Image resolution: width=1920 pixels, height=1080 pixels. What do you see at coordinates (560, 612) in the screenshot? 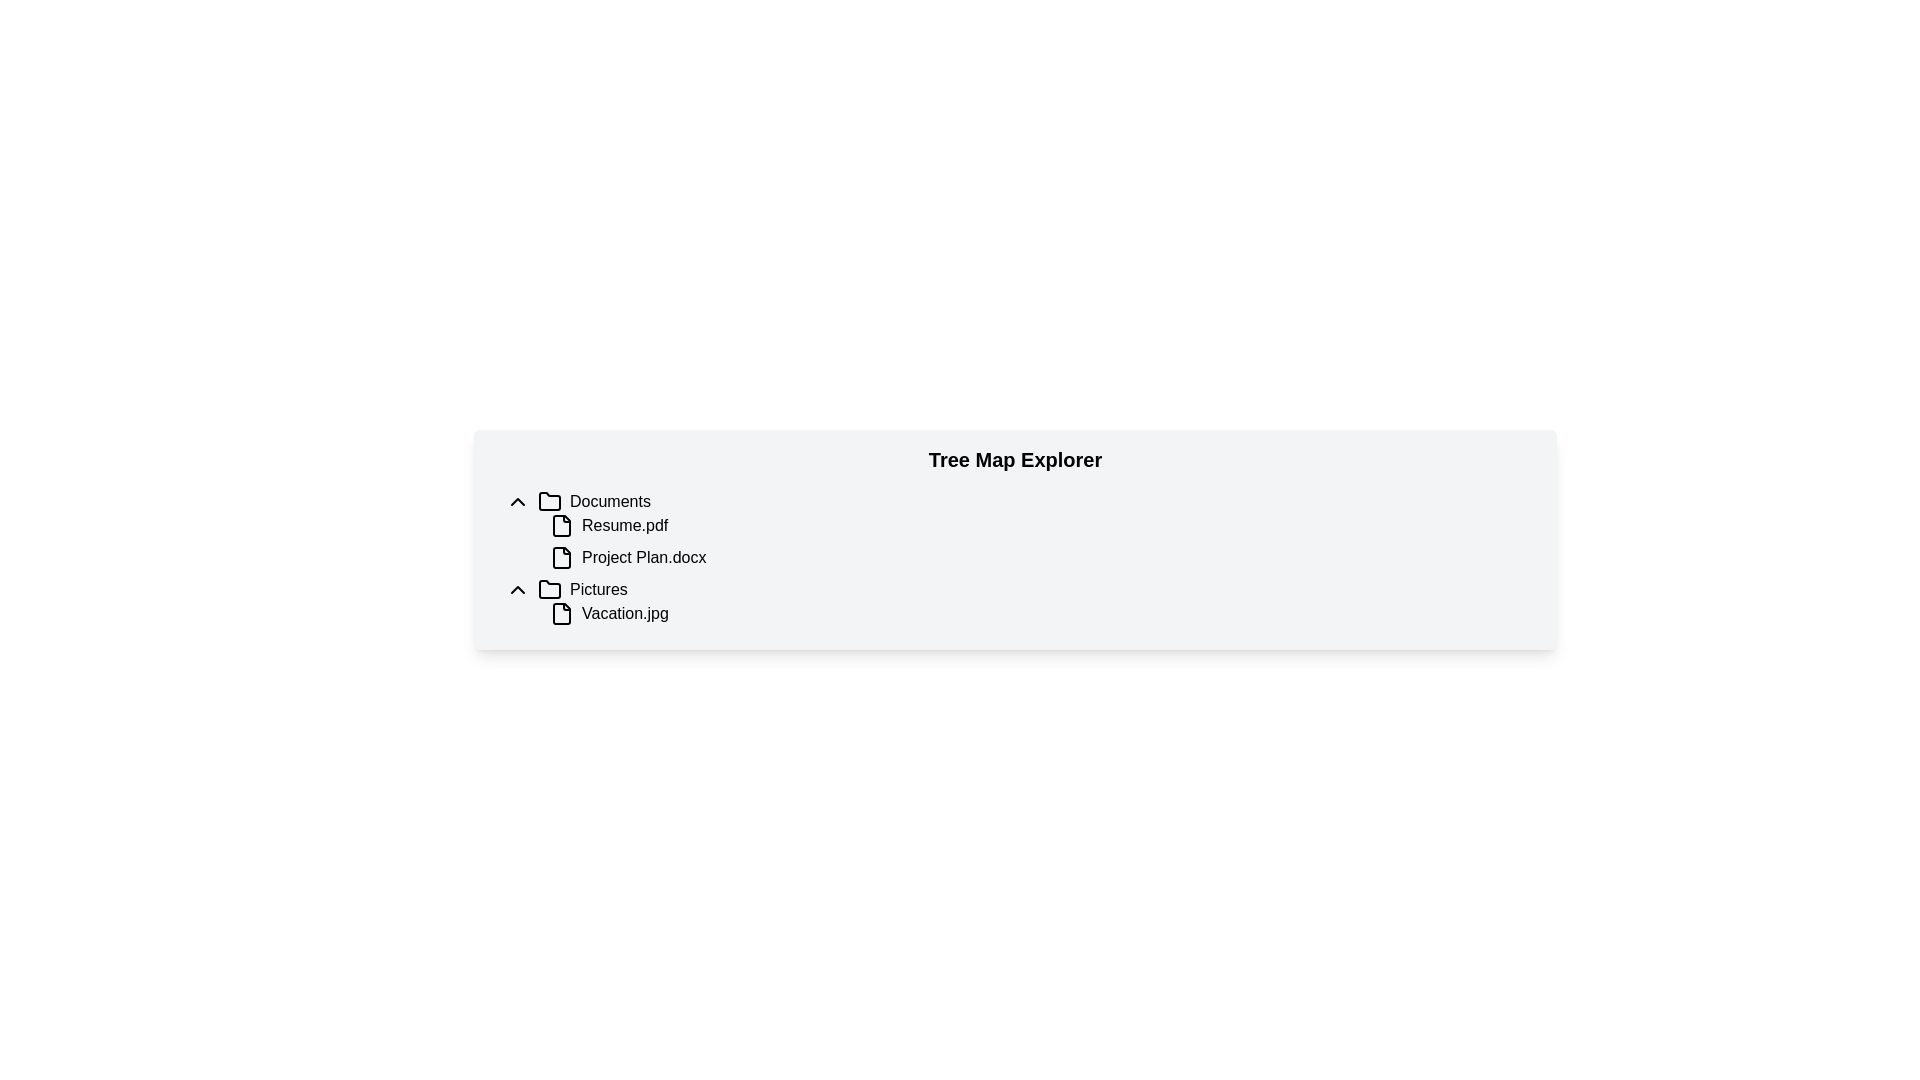
I see `the icon representing the image file 'Vacation.jpg'` at bounding box center [560, 612].